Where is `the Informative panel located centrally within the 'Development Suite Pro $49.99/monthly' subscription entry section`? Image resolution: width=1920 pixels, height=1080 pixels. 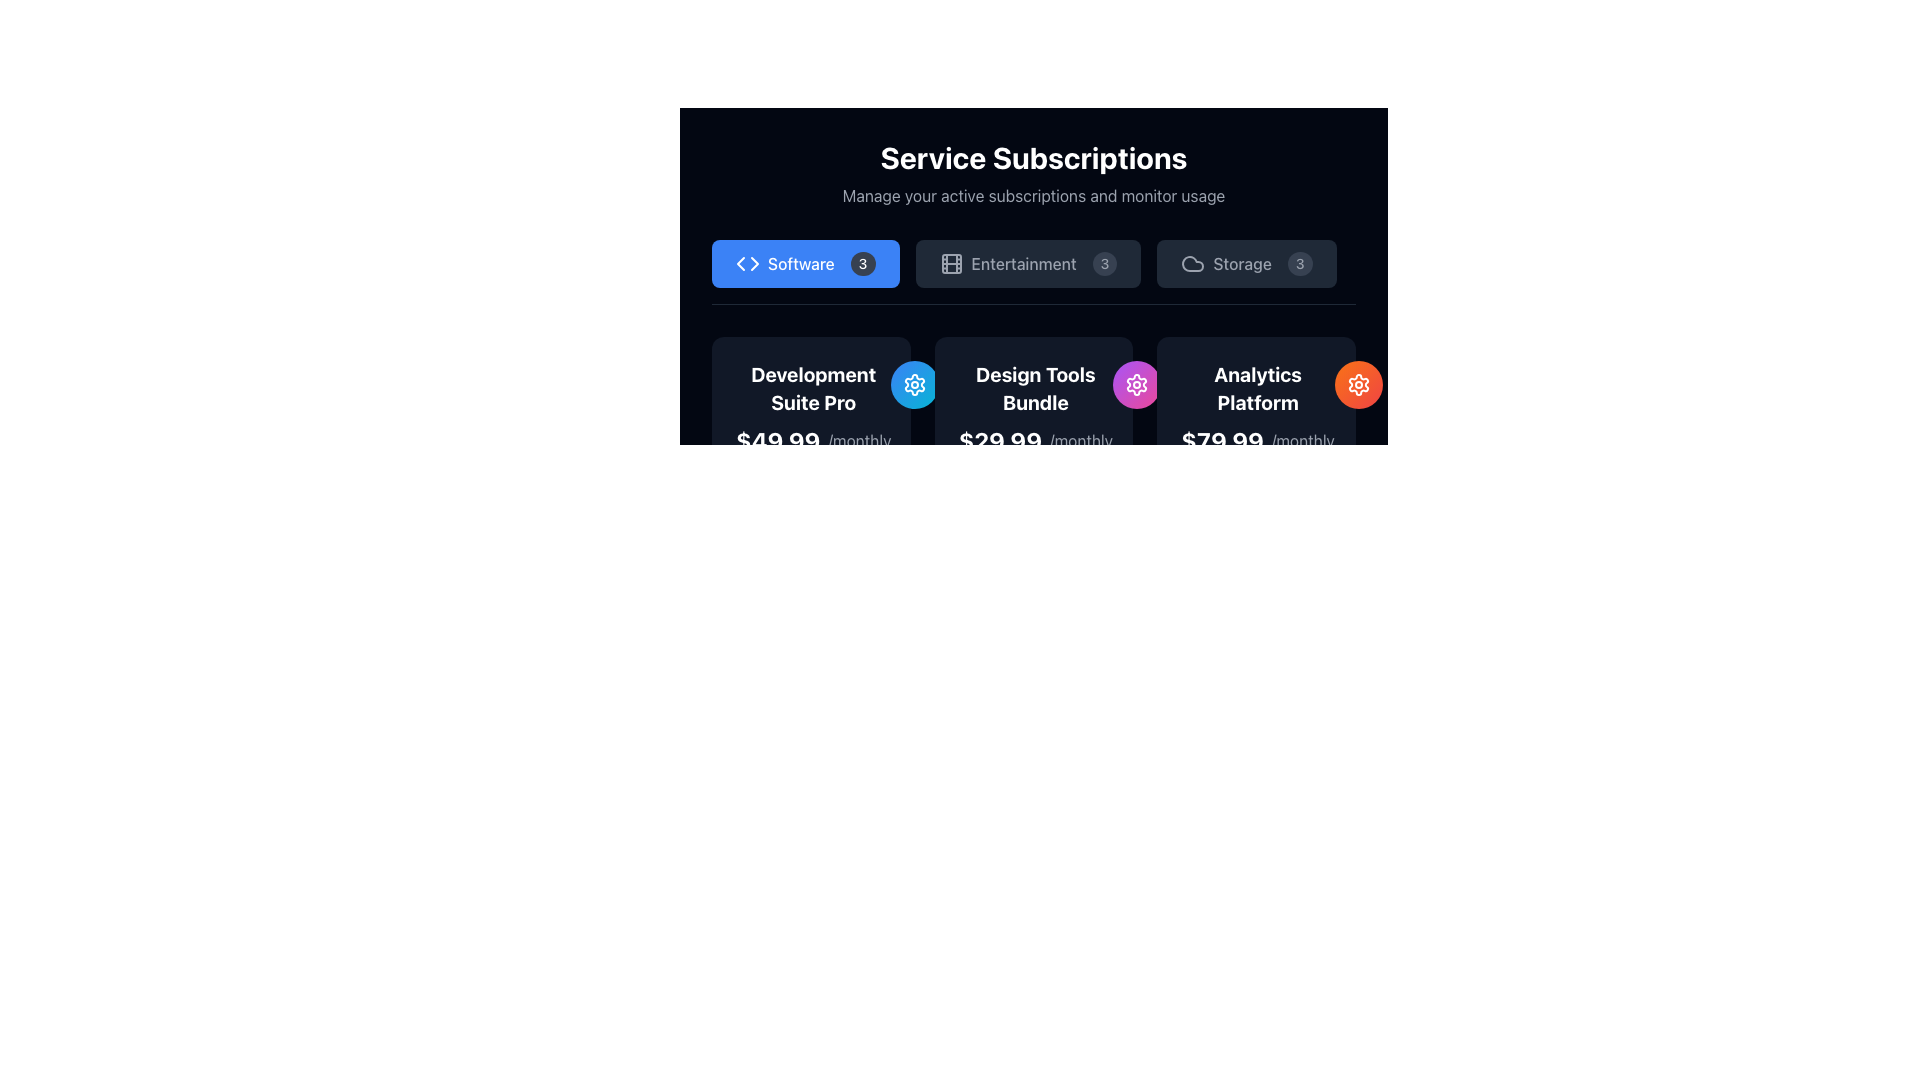 the Informative panel located centrally within the 'Development Suite Pro $49.99/monthly' subscription entry section is located at coordinates (811, 563).